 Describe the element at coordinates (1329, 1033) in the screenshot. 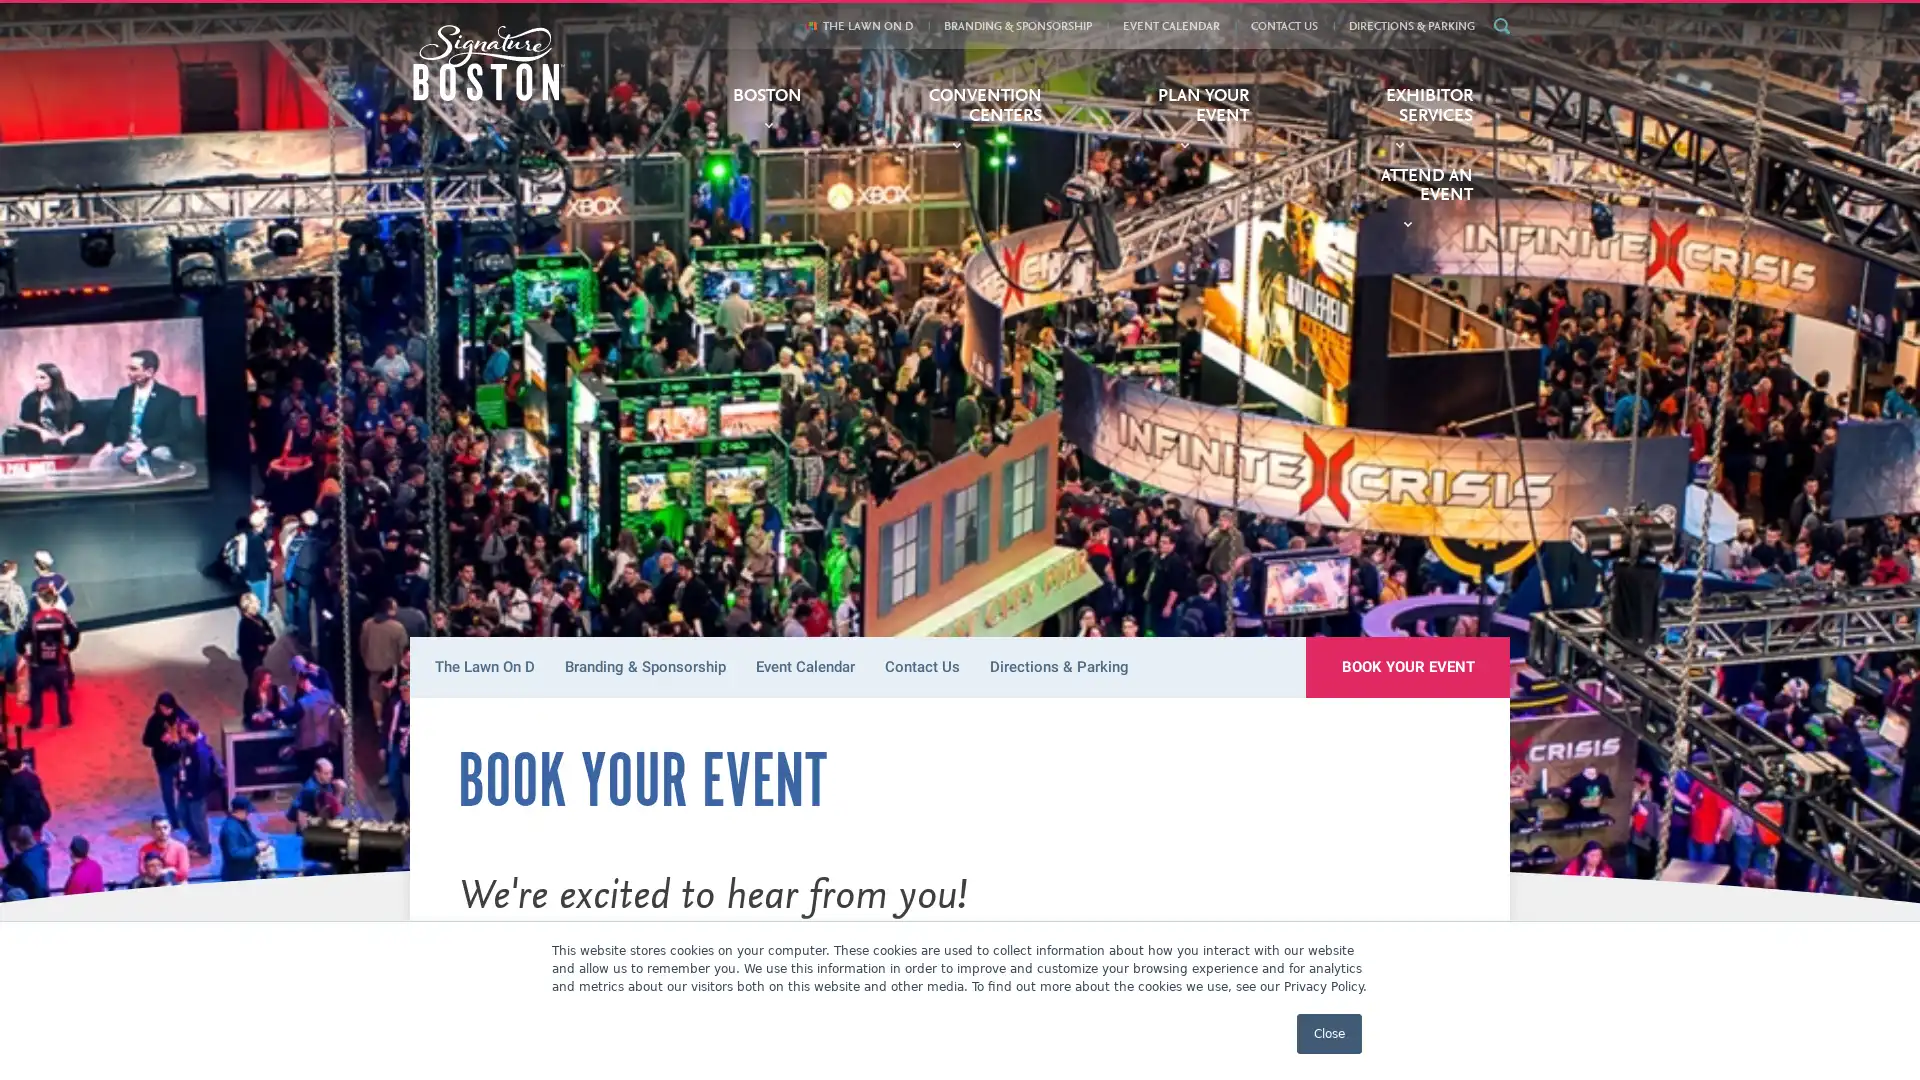

I see `Close` at that location.